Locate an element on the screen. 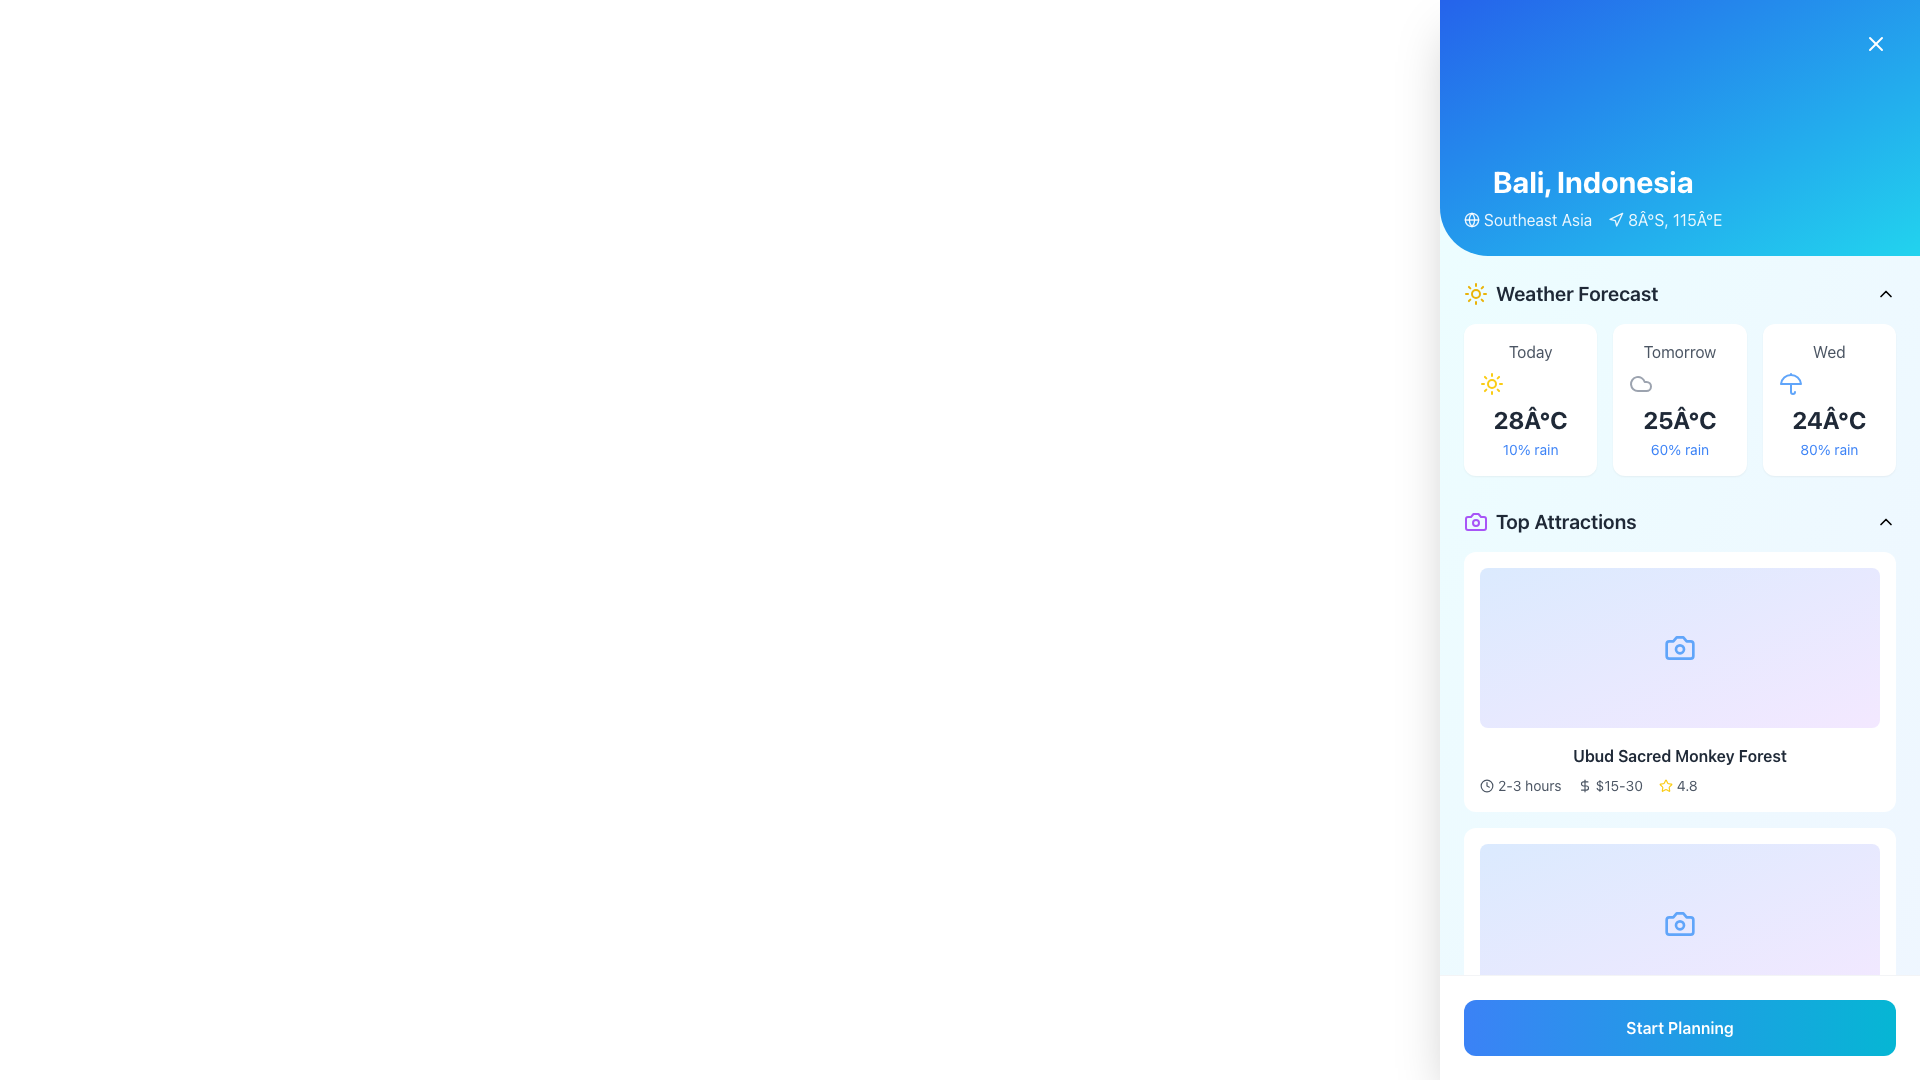 The width and height of the screenshot is (1920, 1080). the photo indicator icon located at the top-middle of the 'Top Attractions' card in the lower section is located at coordinates (1680, 924).